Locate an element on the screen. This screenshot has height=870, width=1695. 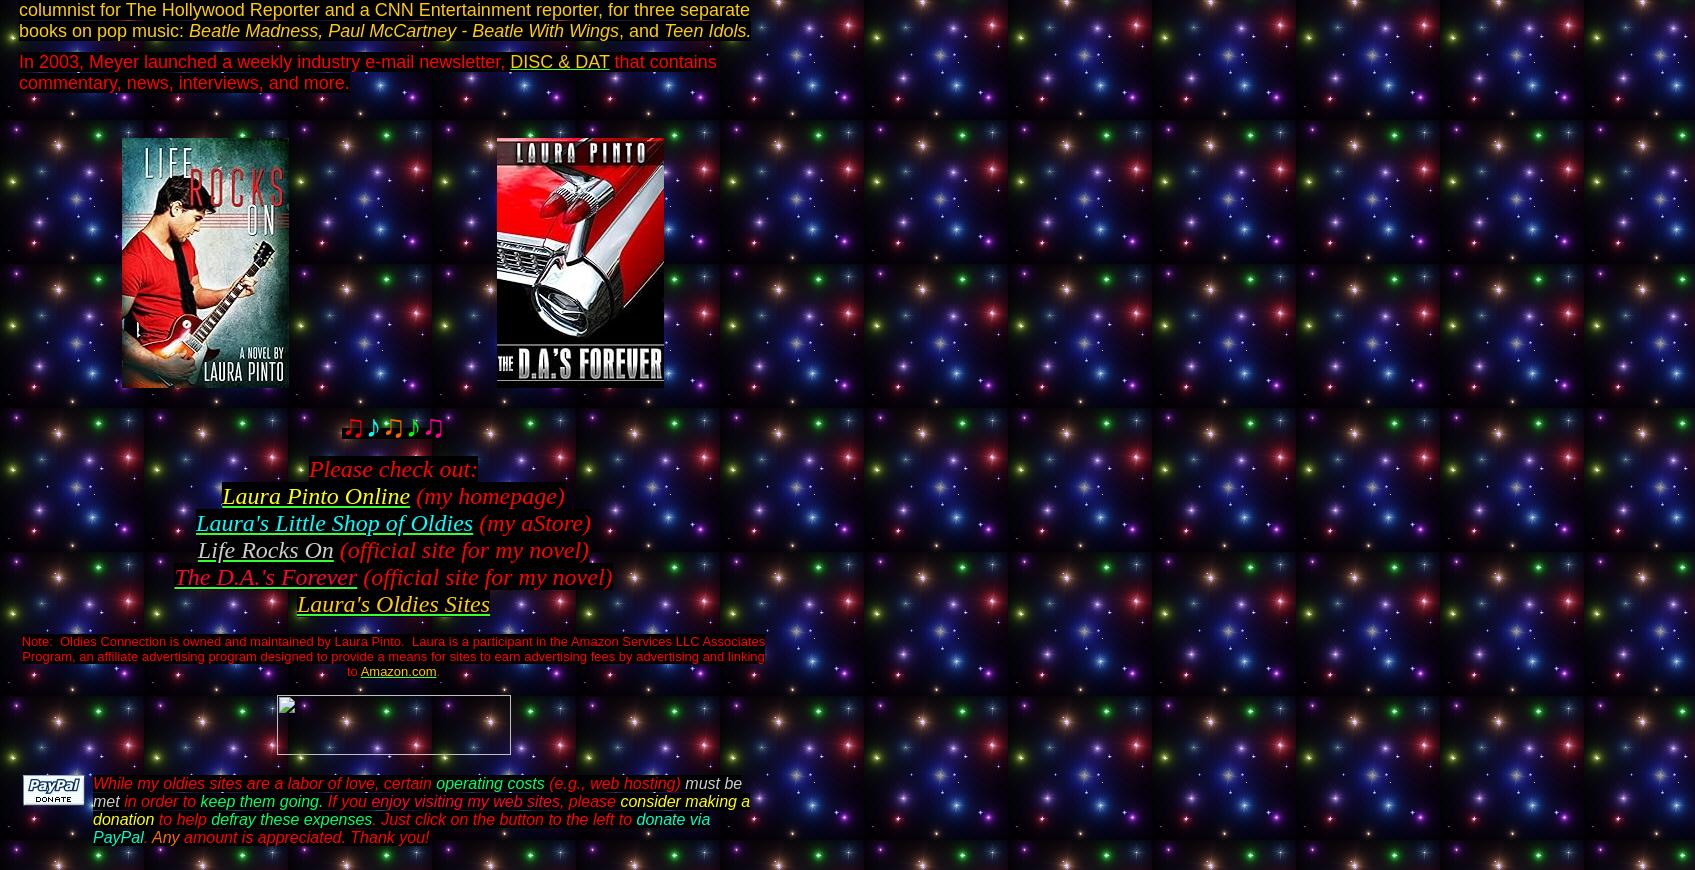
'amount is appreciated. Thank you!' is located at coordinates (304, 837).